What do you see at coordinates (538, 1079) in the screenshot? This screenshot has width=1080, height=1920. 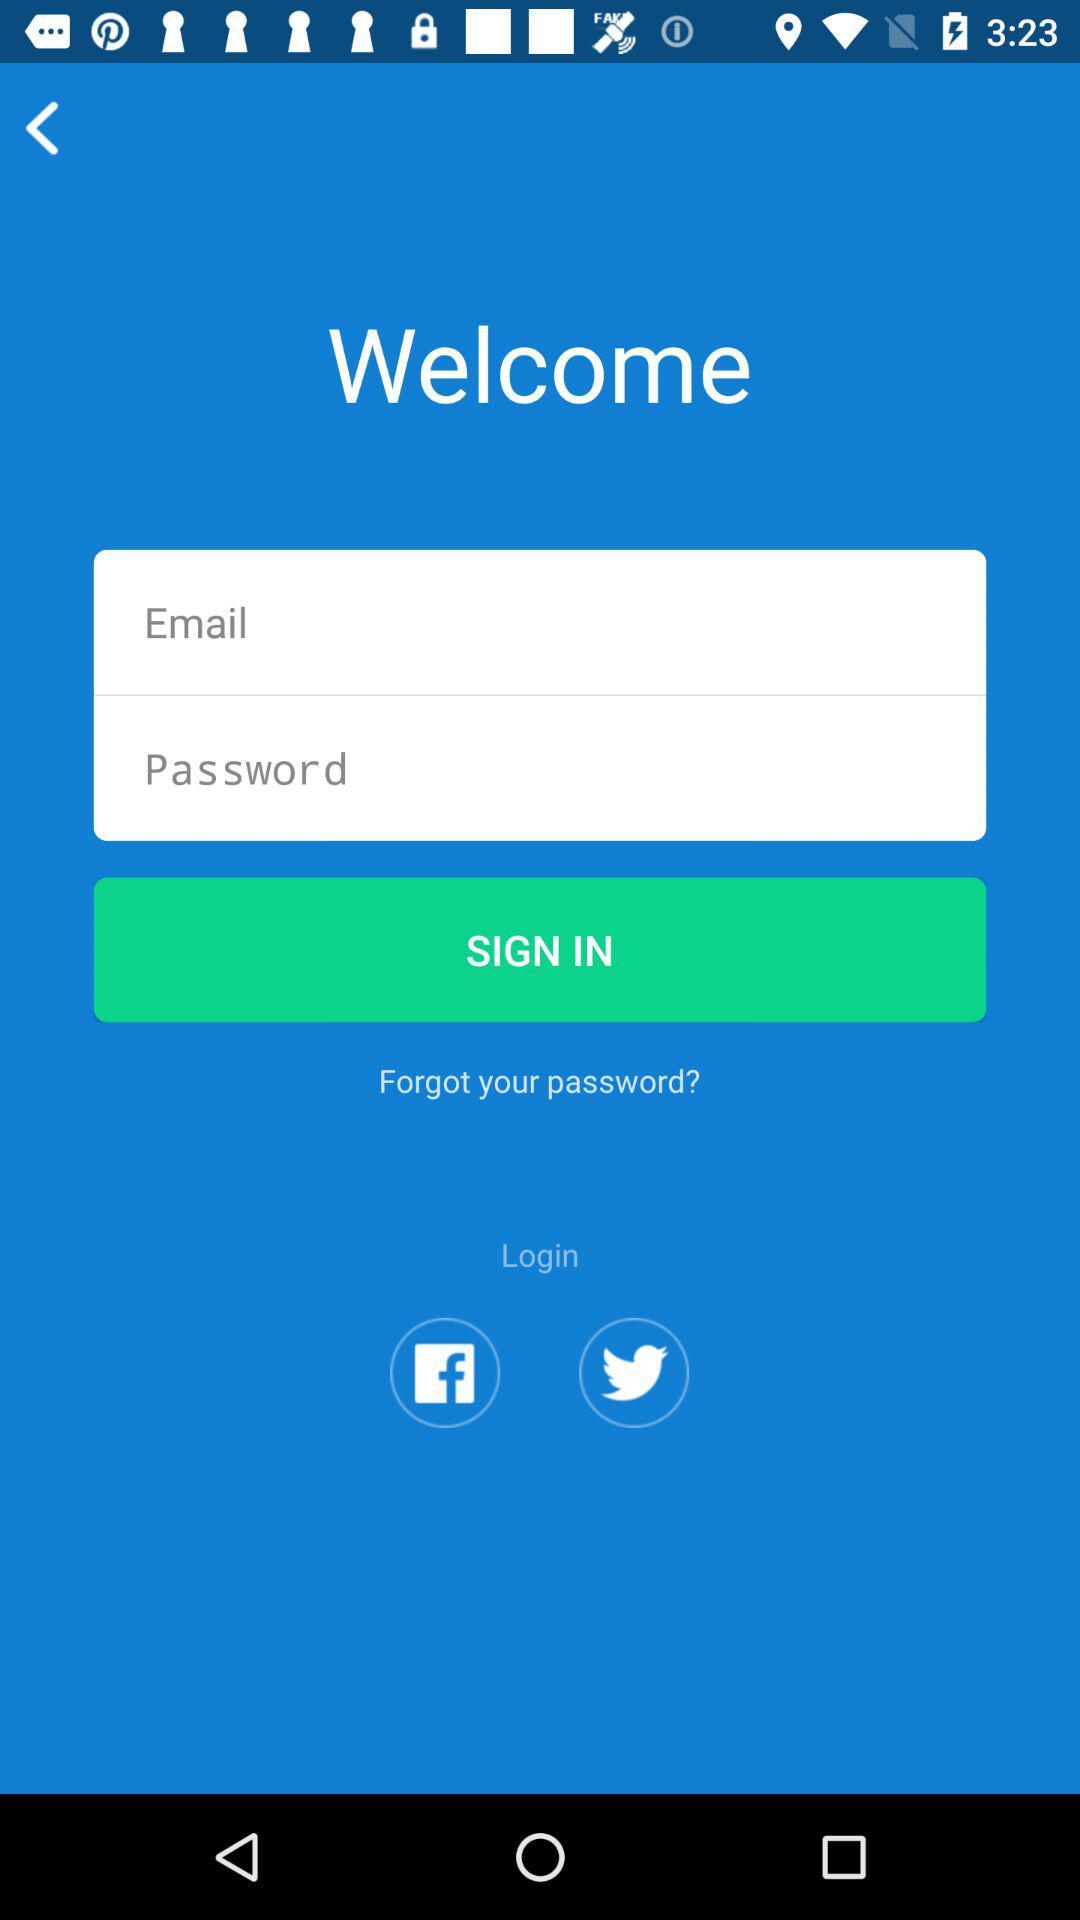 I see `the icon above login` at bounding box center [538, 1079].